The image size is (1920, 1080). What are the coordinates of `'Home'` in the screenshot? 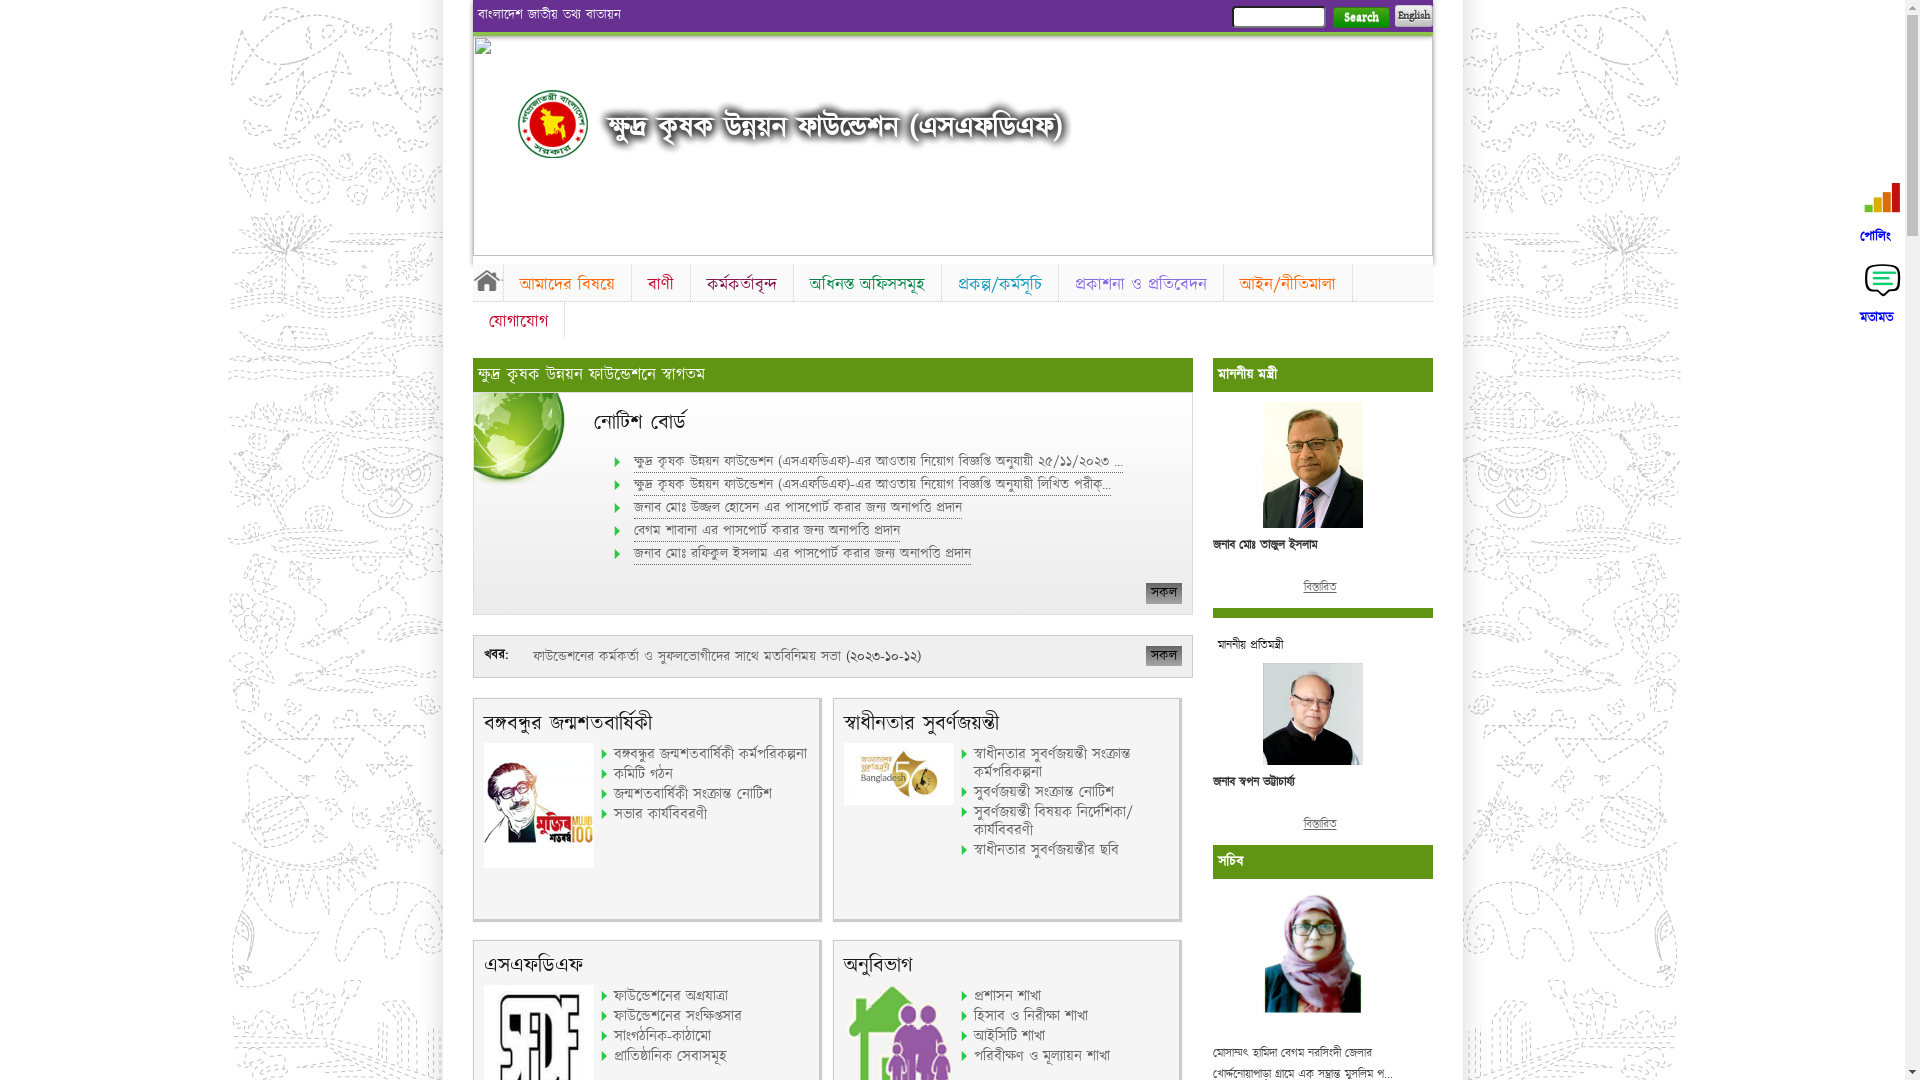 It's located at (470, 280).